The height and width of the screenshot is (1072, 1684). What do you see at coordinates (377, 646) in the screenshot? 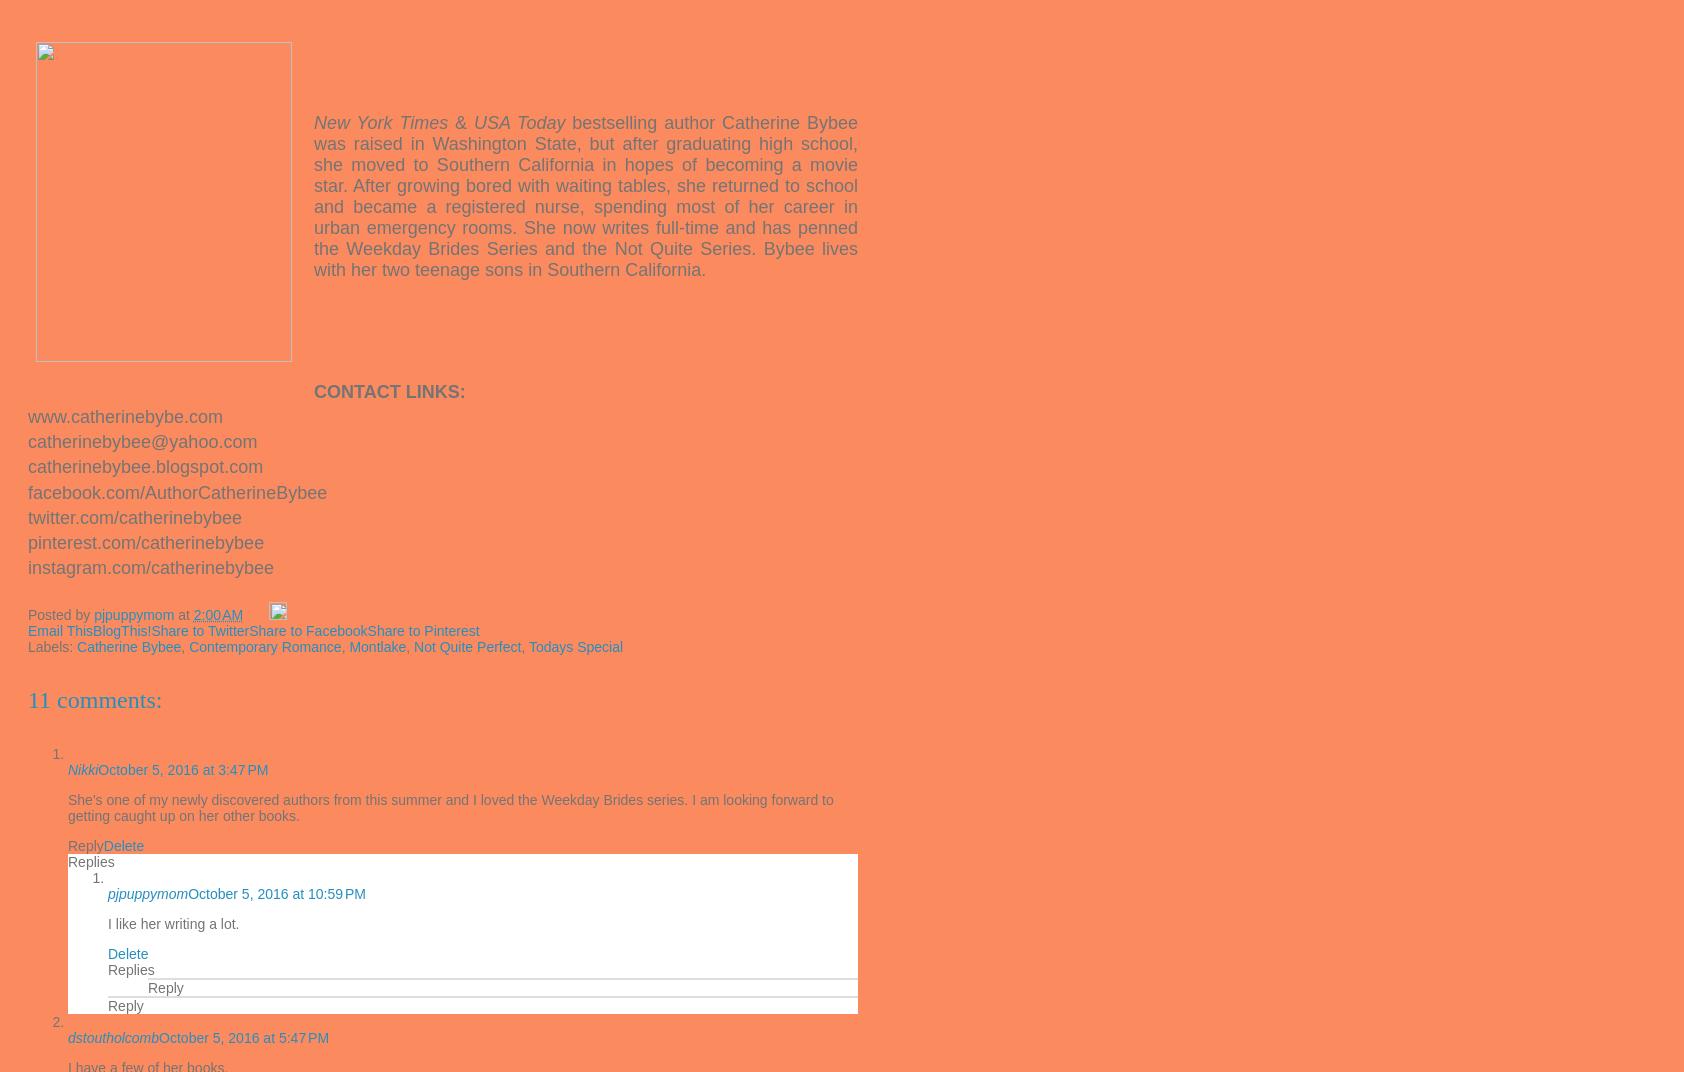
I see `'Montlake'` at bounding box center [377, 646].